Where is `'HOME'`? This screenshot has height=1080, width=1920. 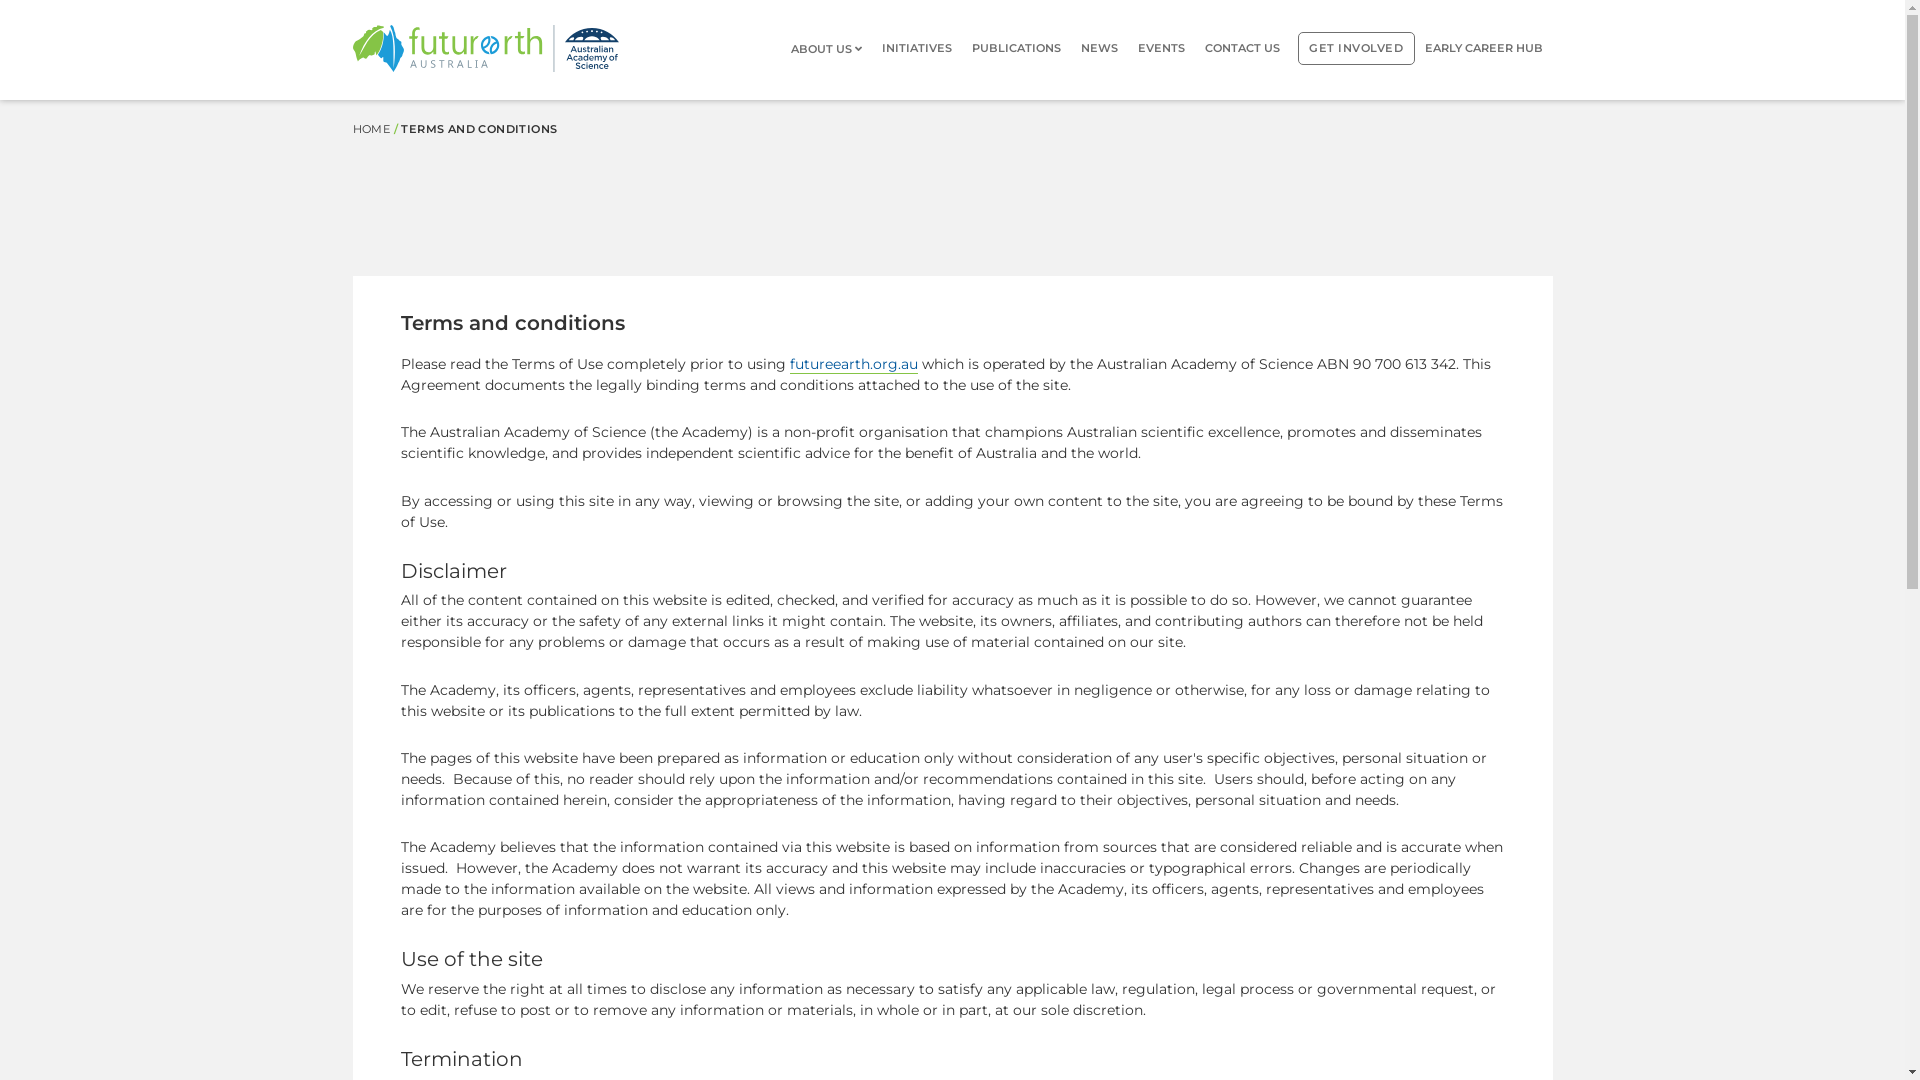 'HOME' is located at coordinates (370, 128).